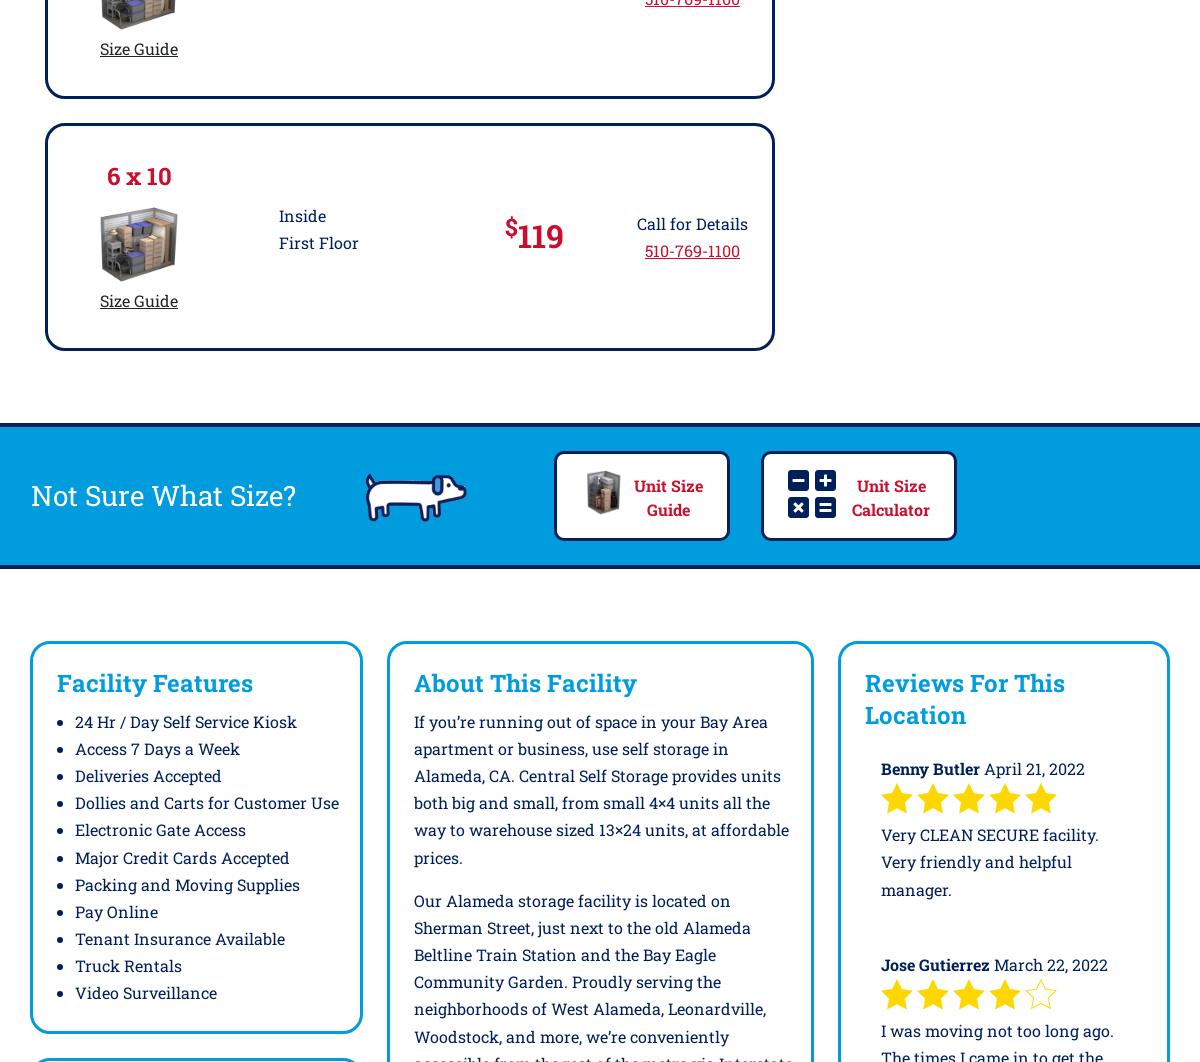  I want to click on 'April 21, 2022', so click(1033, 767).